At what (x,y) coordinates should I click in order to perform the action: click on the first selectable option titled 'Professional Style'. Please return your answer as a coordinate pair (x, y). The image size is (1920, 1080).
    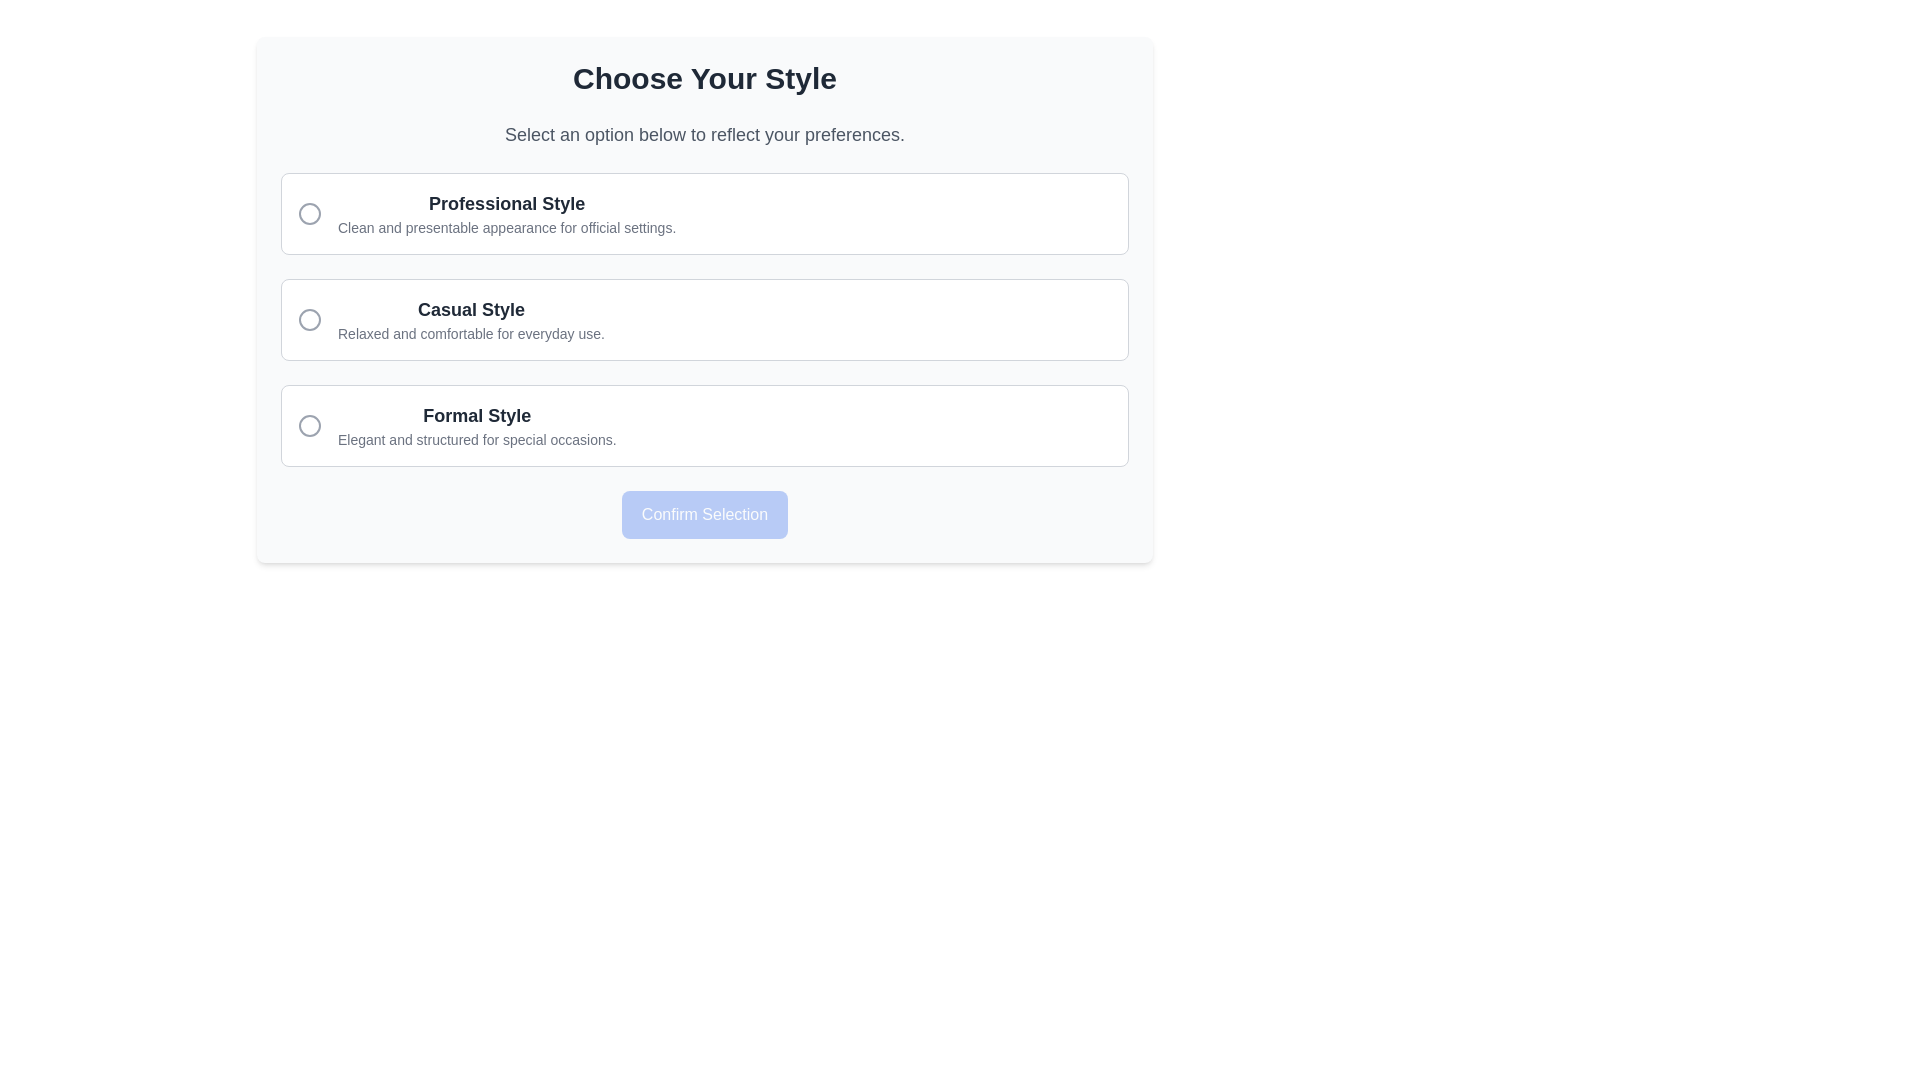
    Looking at the image, I should click on (705, 213).